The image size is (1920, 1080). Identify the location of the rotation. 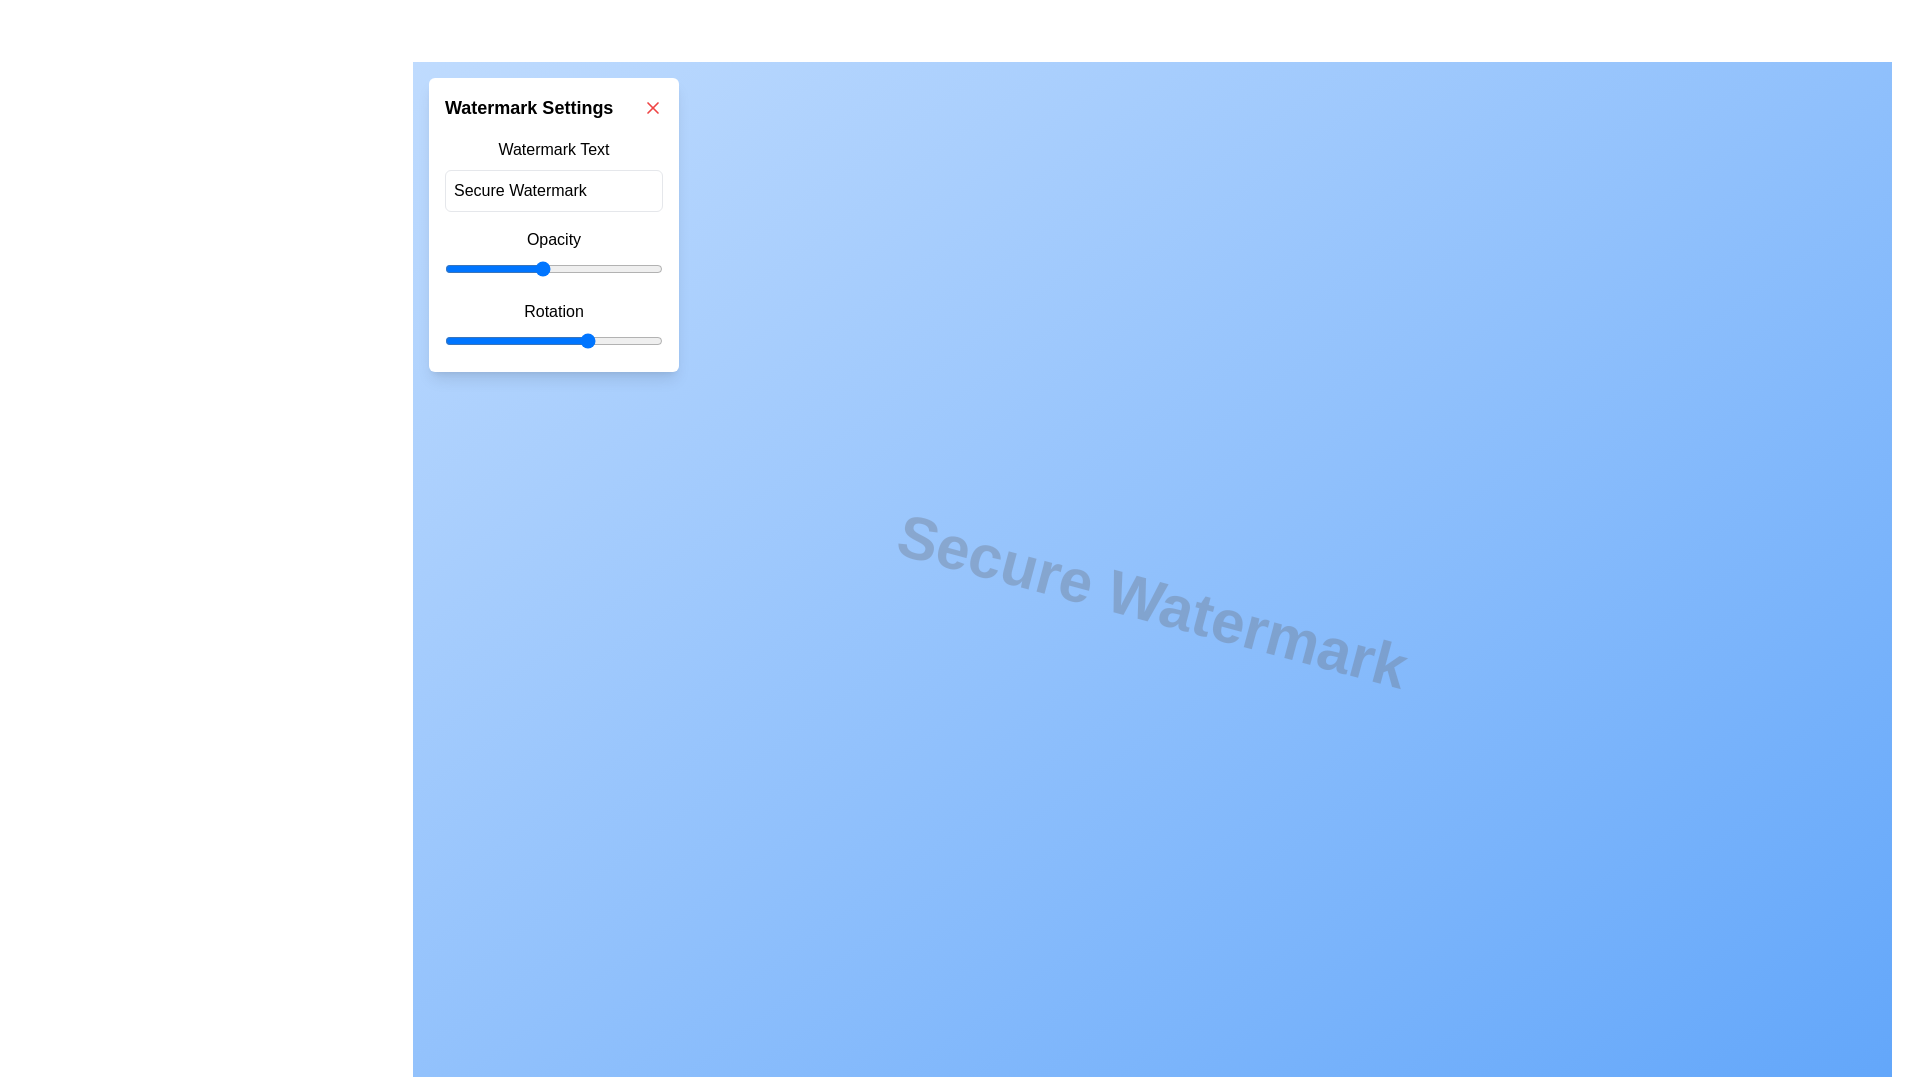
(483, 339).